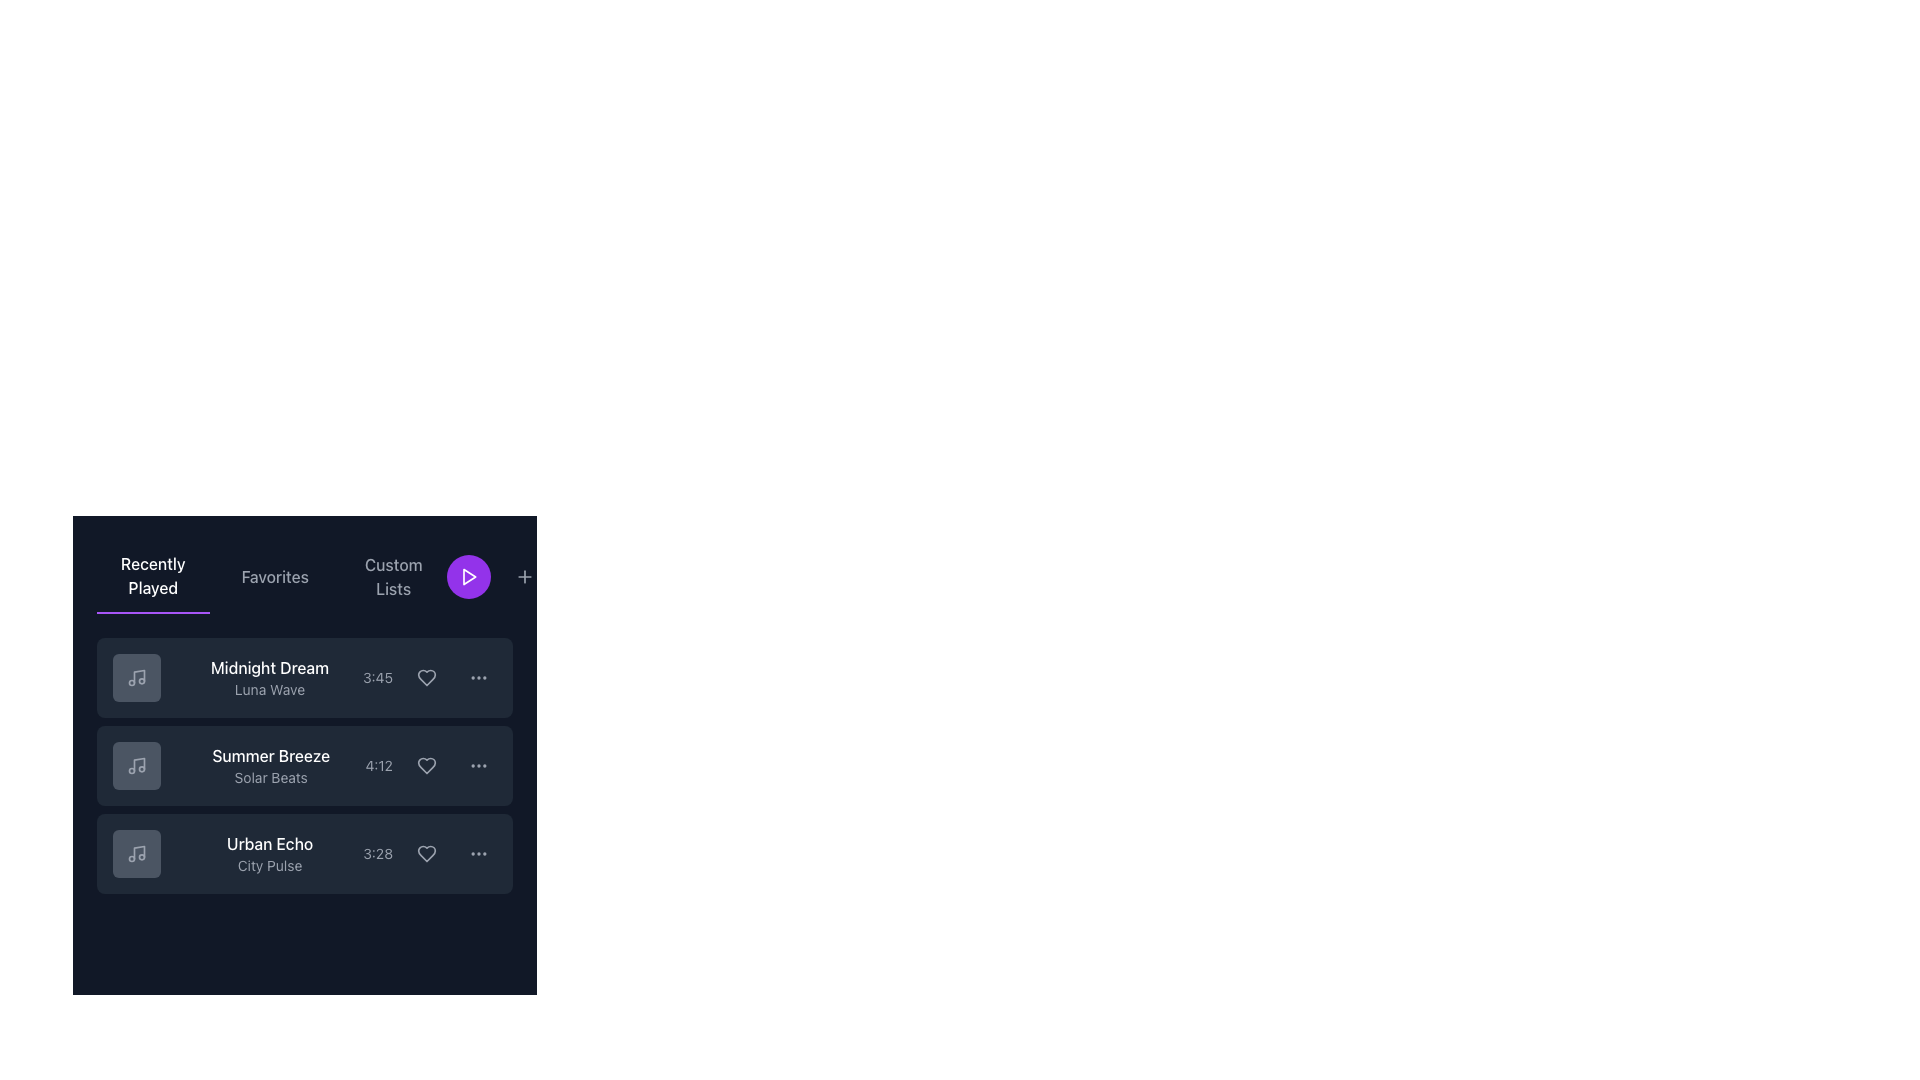 The image size is (1920, 1080). What do you see at coordinates (467, 577) in the screenshot?
I see `the round purple button with a white play icon located at the top right corner of the interface` at bounding box center [467, 577].